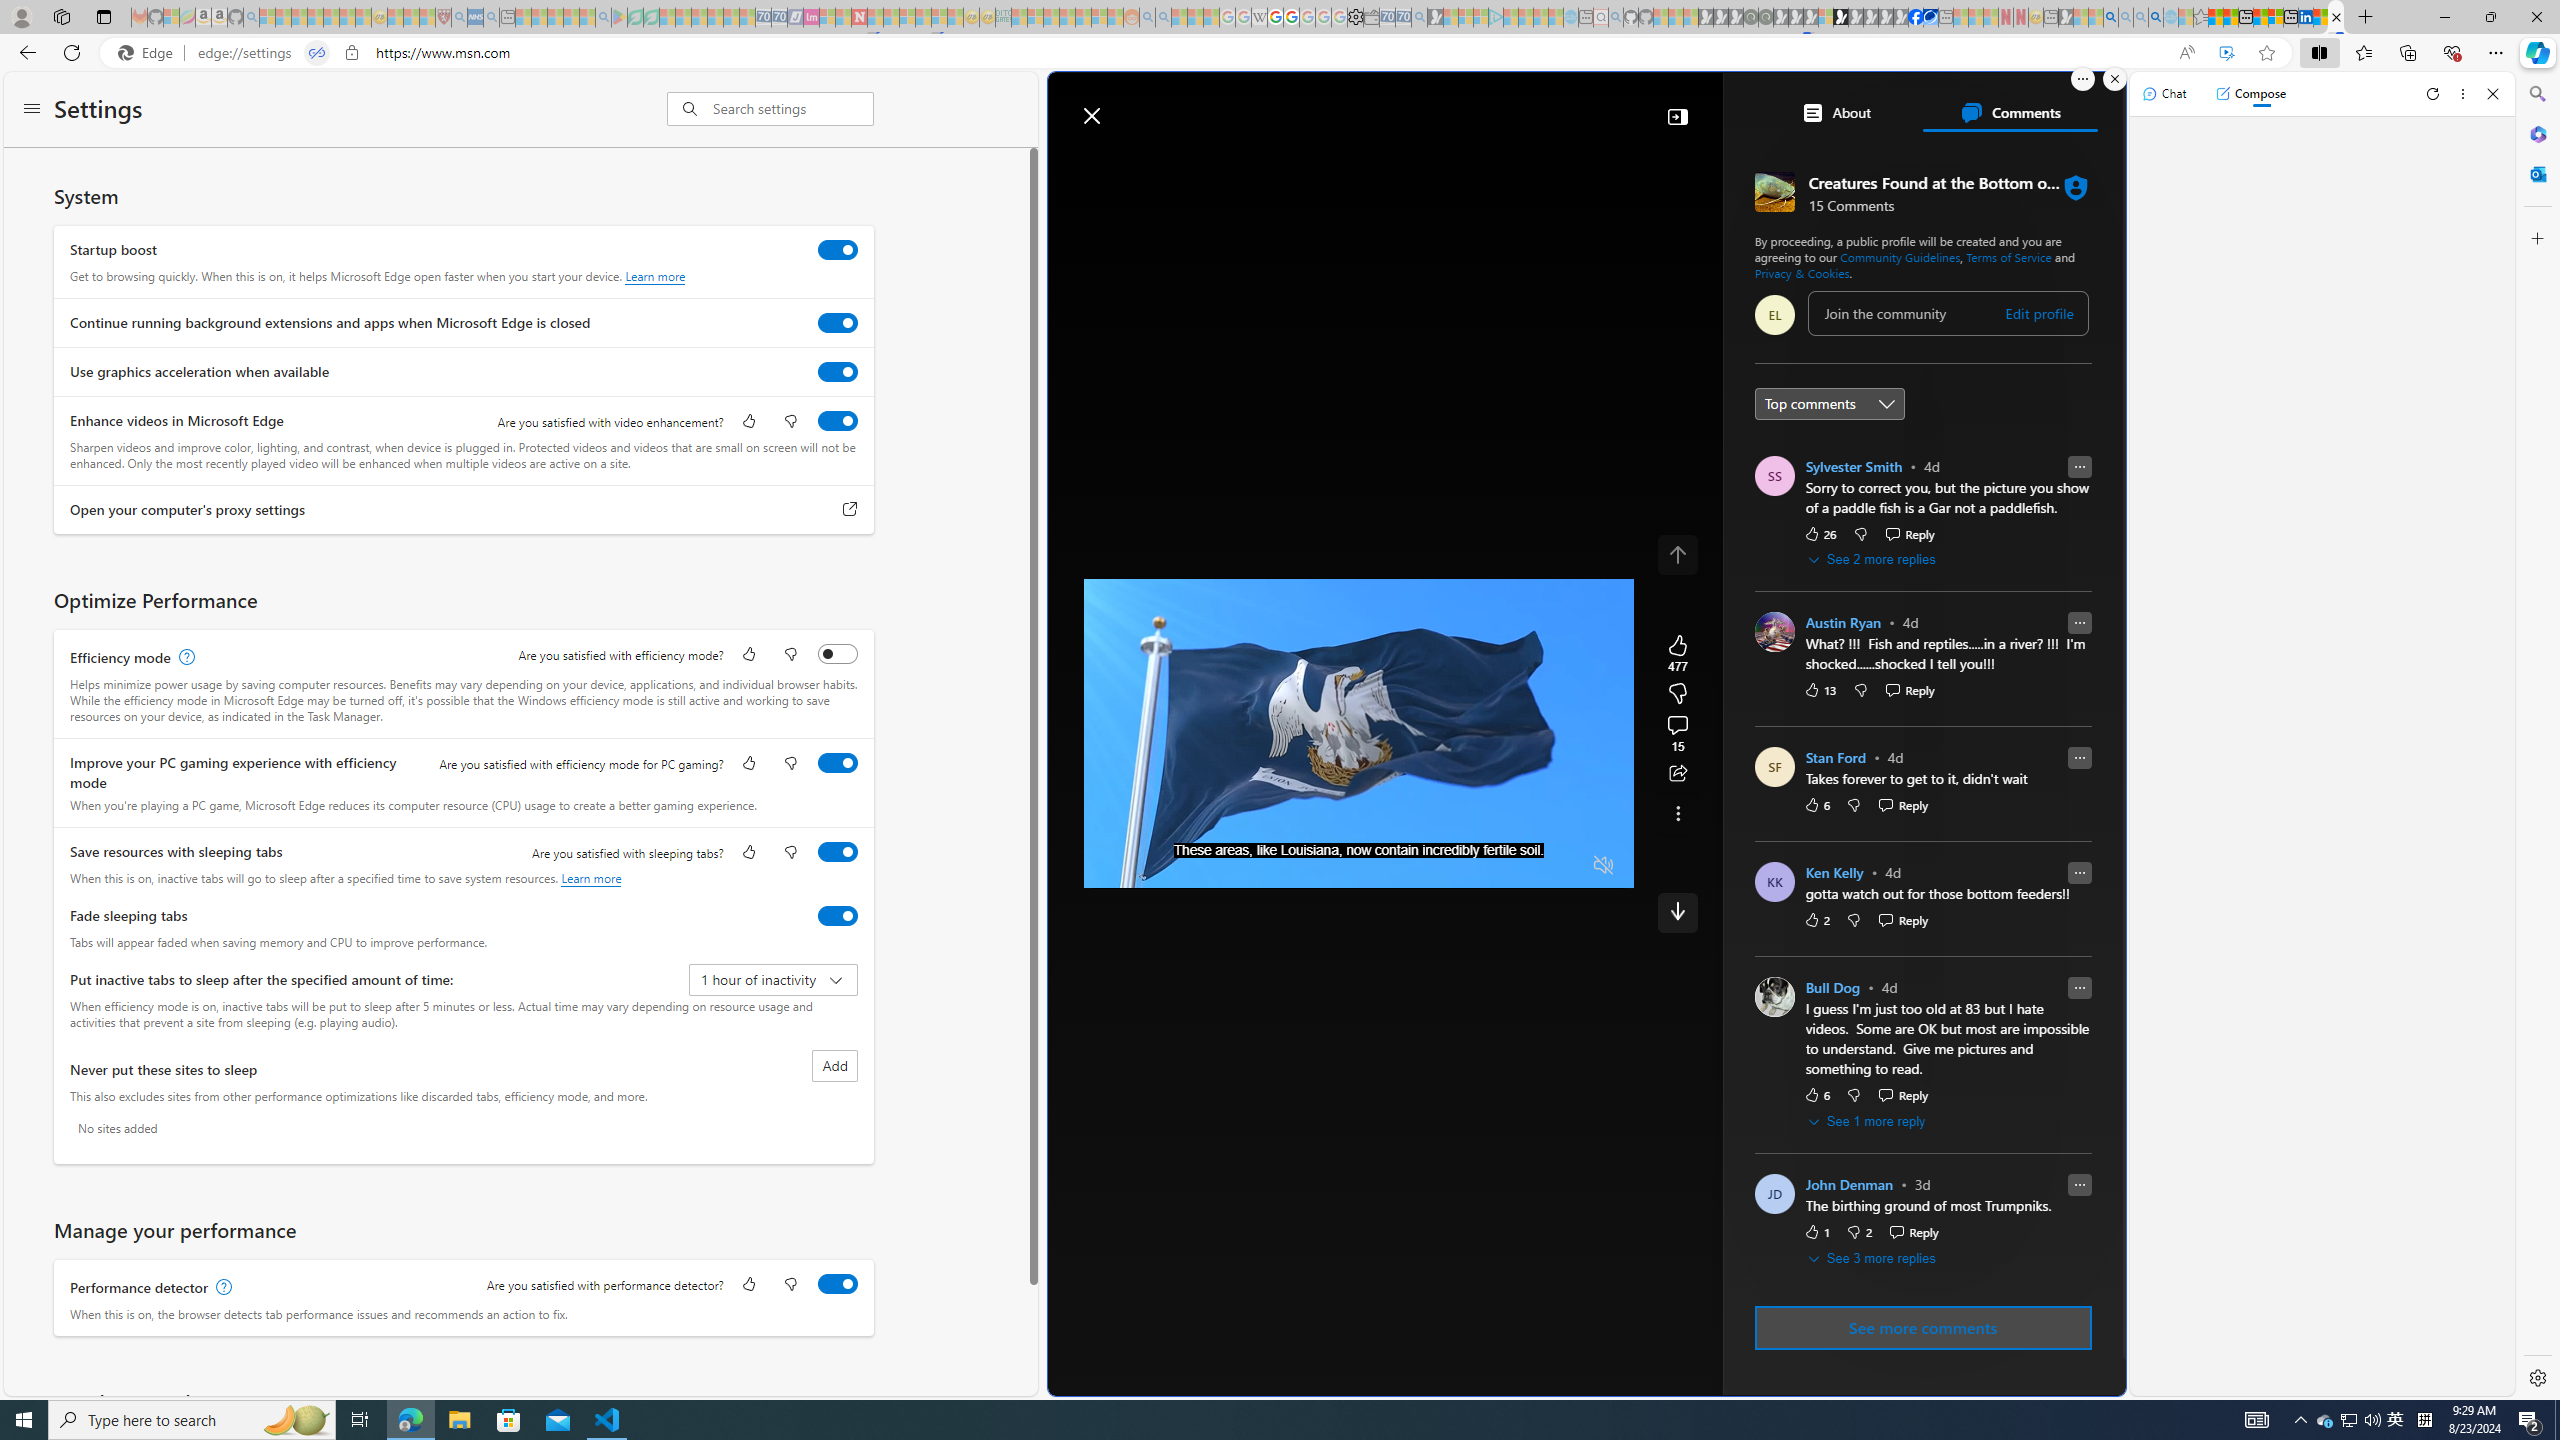  Describe the element at coordinates (330, 16) in the screenshot. I see `'New Report Confirms 2023 Was Record Hot | Watch - Sleeping'` at that location.